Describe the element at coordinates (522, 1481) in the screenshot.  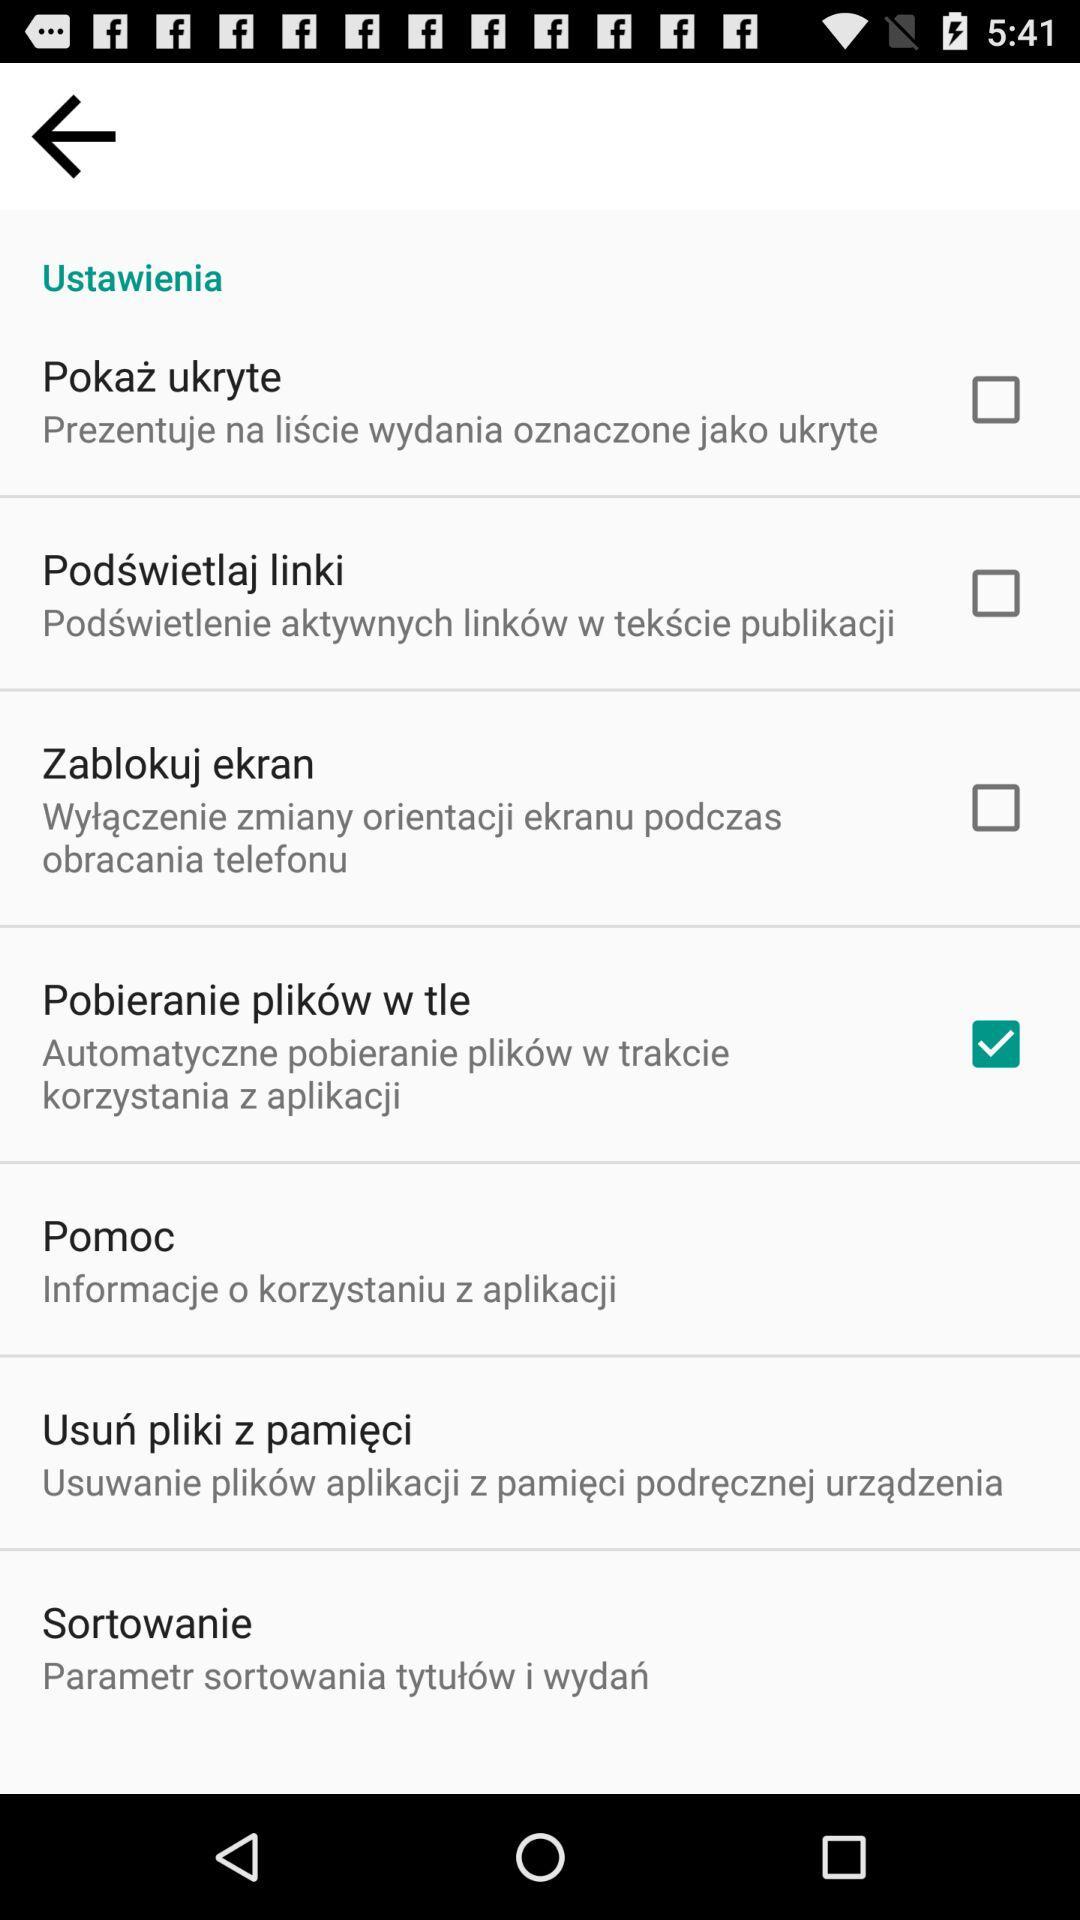
I see `item above sortowanie item` at that location.